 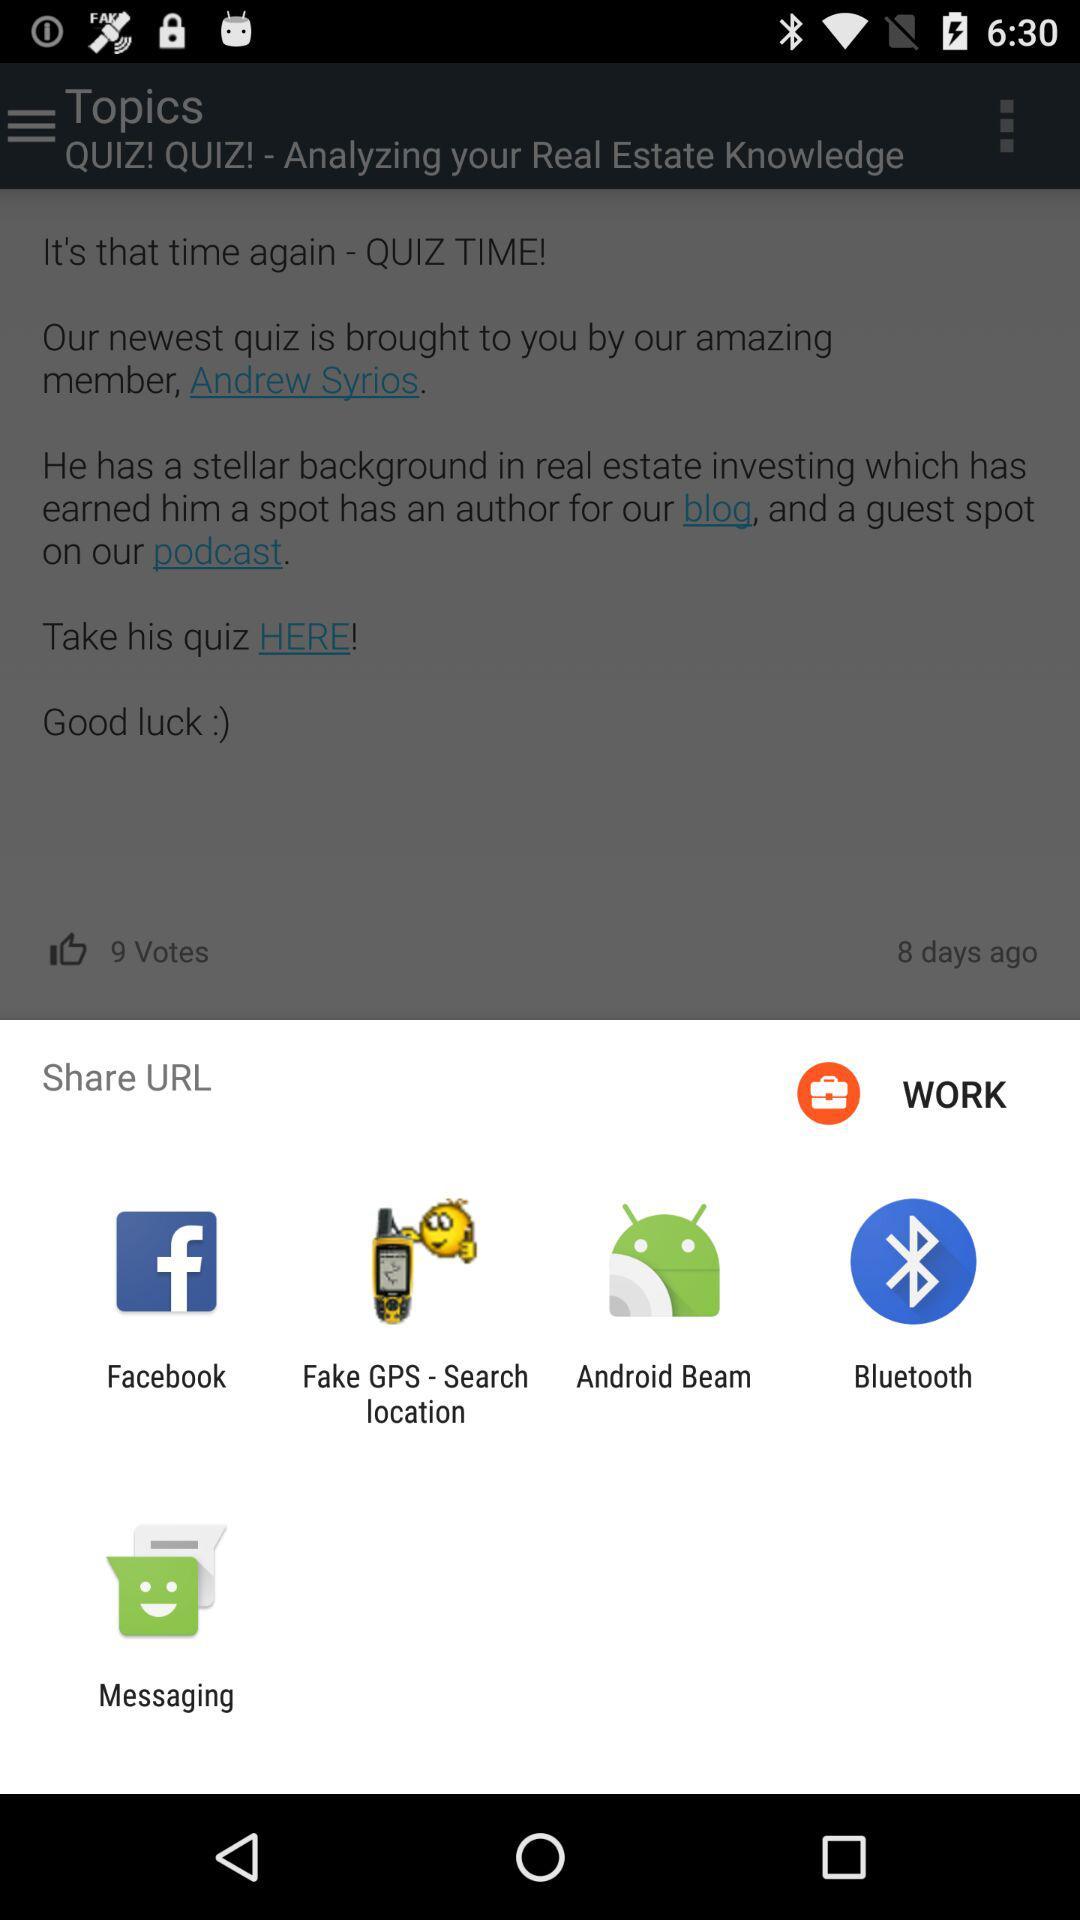 I want to click on facebook, so click(x=165, y=1392).